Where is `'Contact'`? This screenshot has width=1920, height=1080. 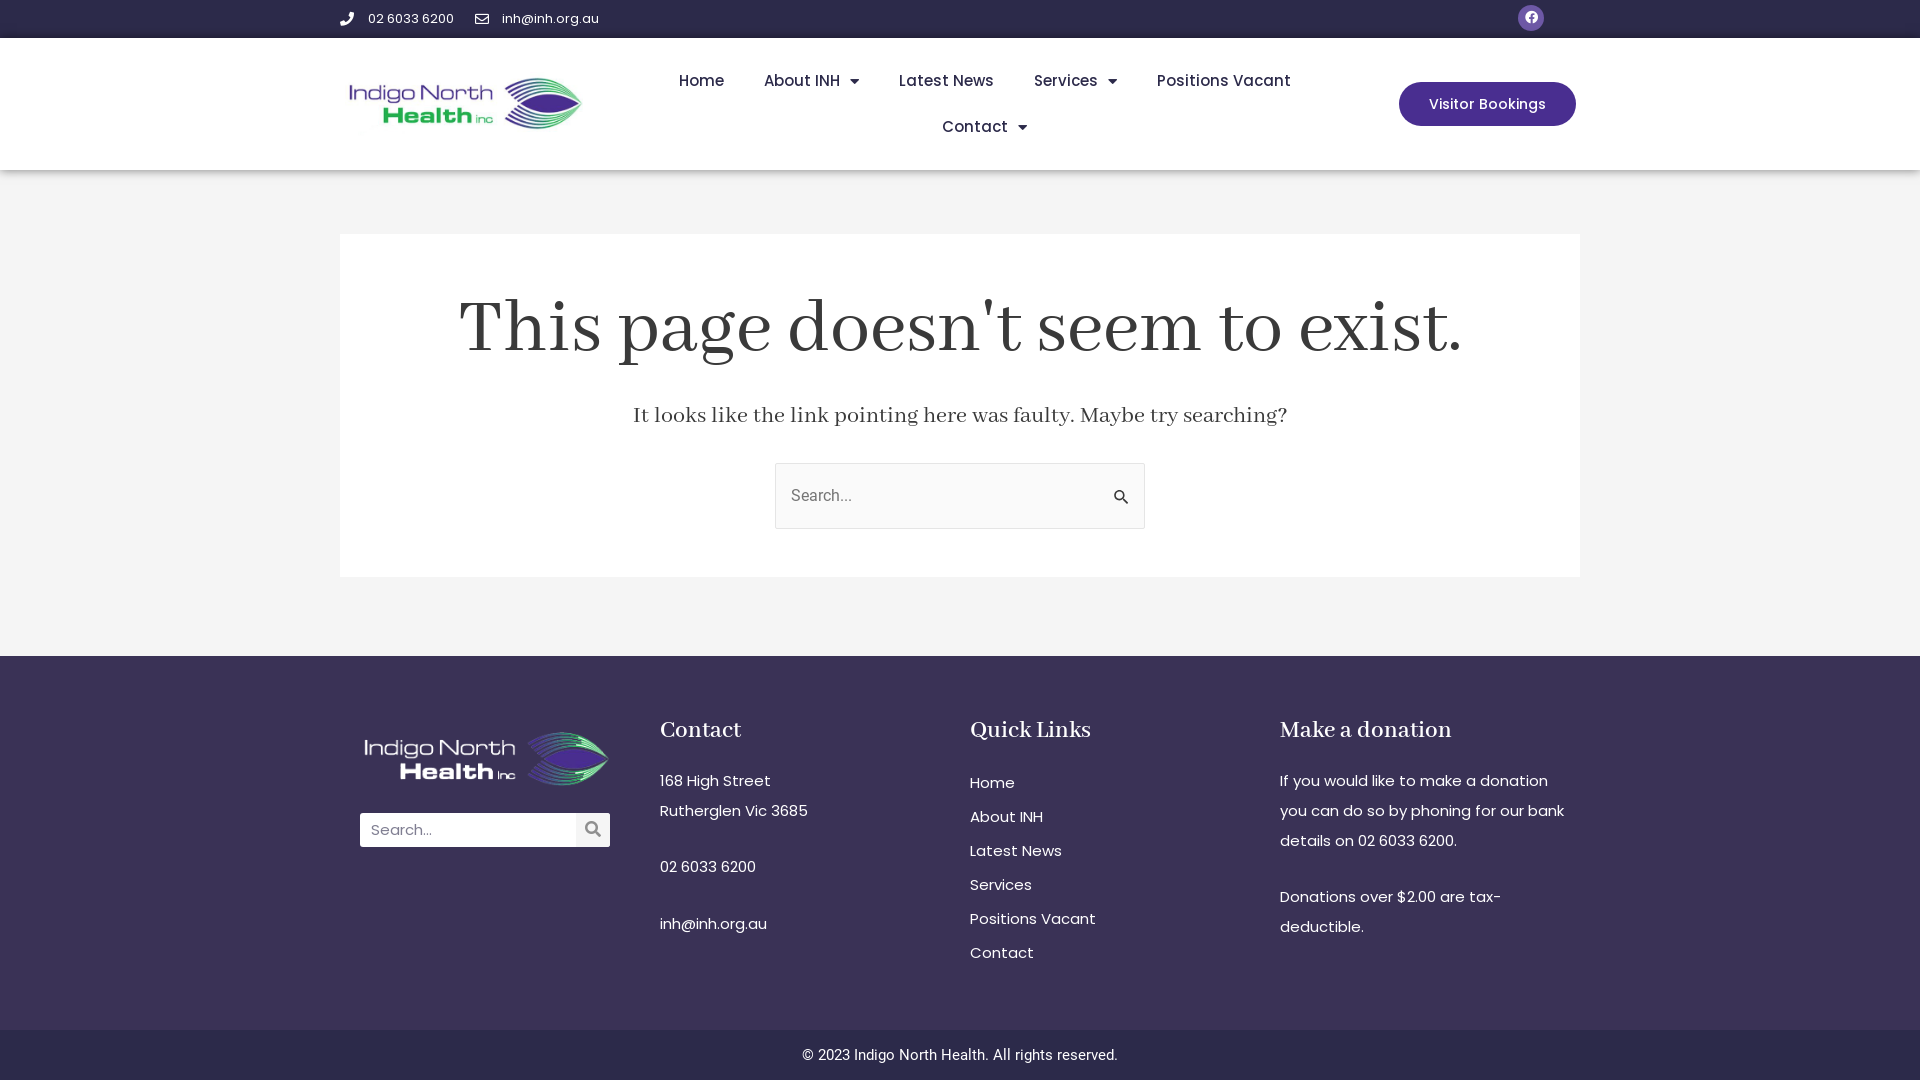 'Contact' is located at coordinates (984, 127).